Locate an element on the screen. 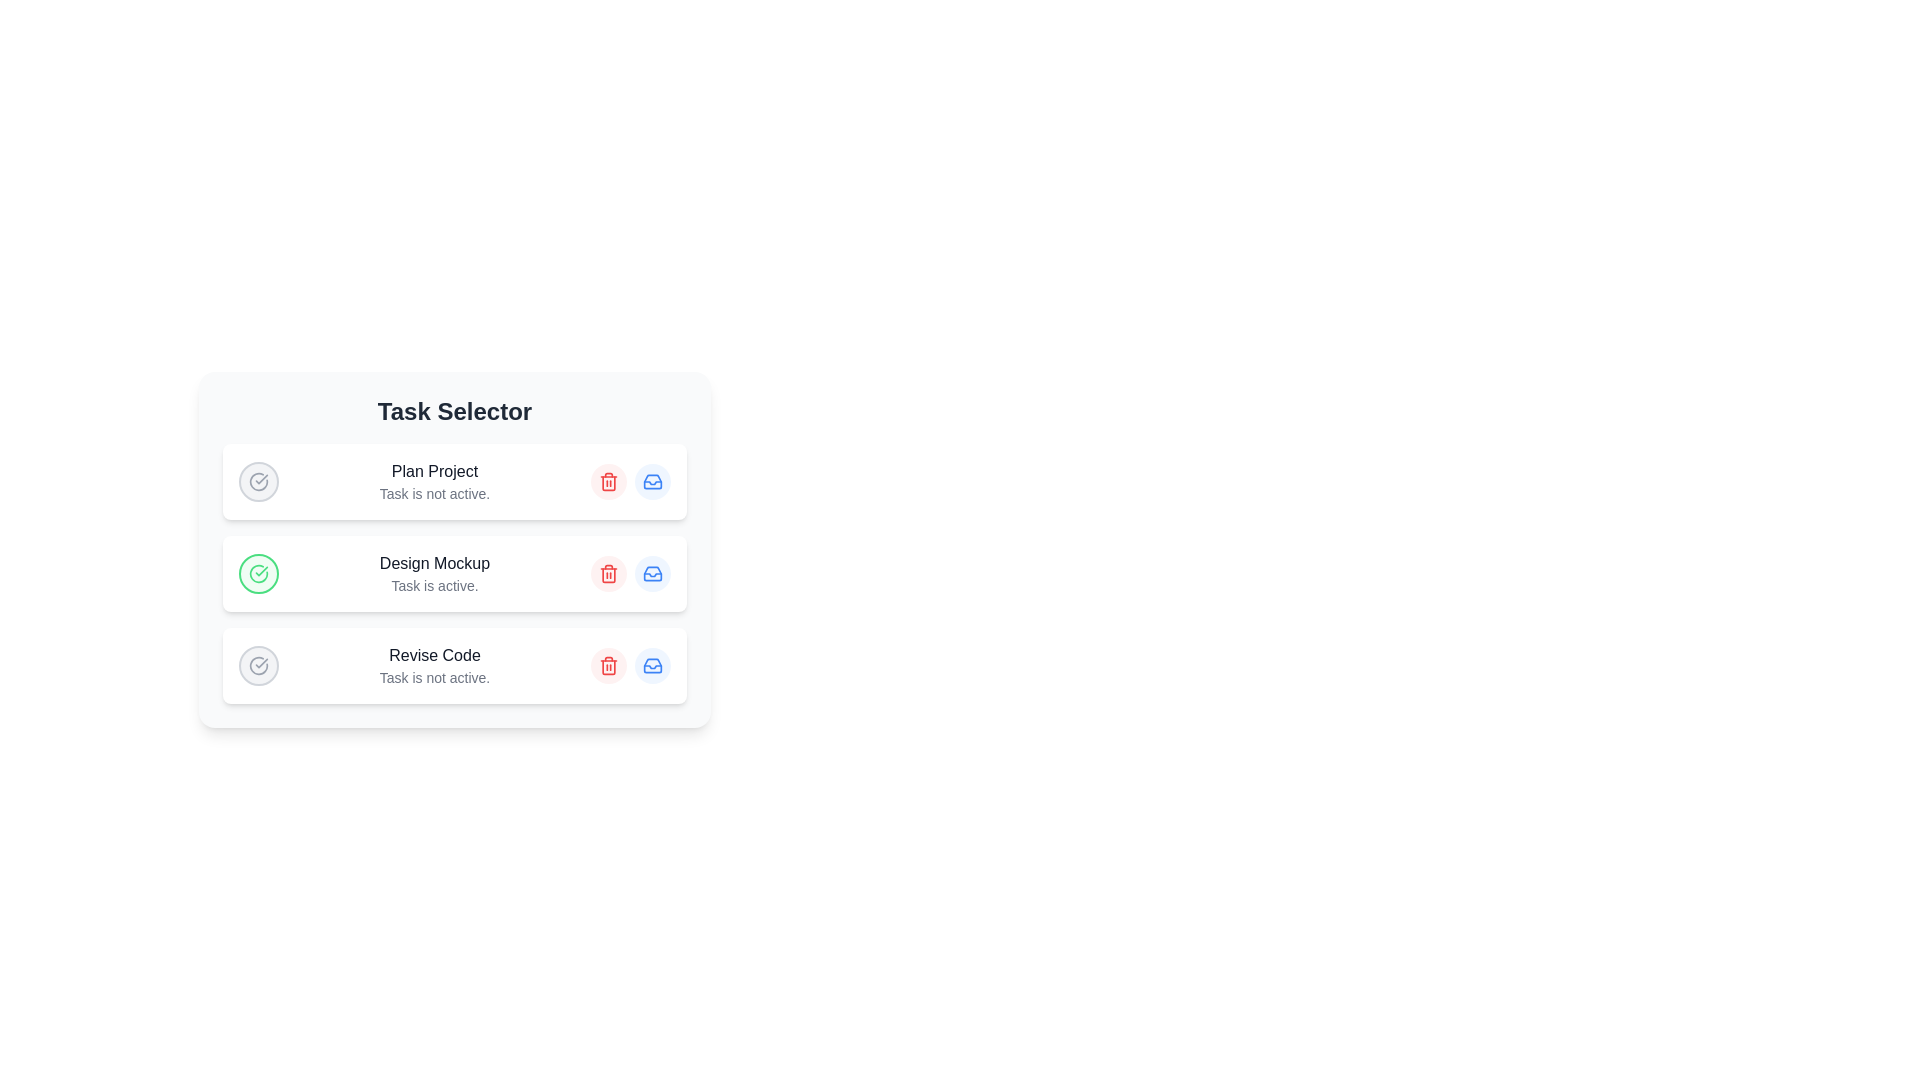 This screenshot has height=1080, width=1920. the text label that says 'Task is not active.' located beneath the 'Revise Code' title in the 'Task Selector' interface is located at coordinates (434, 677).